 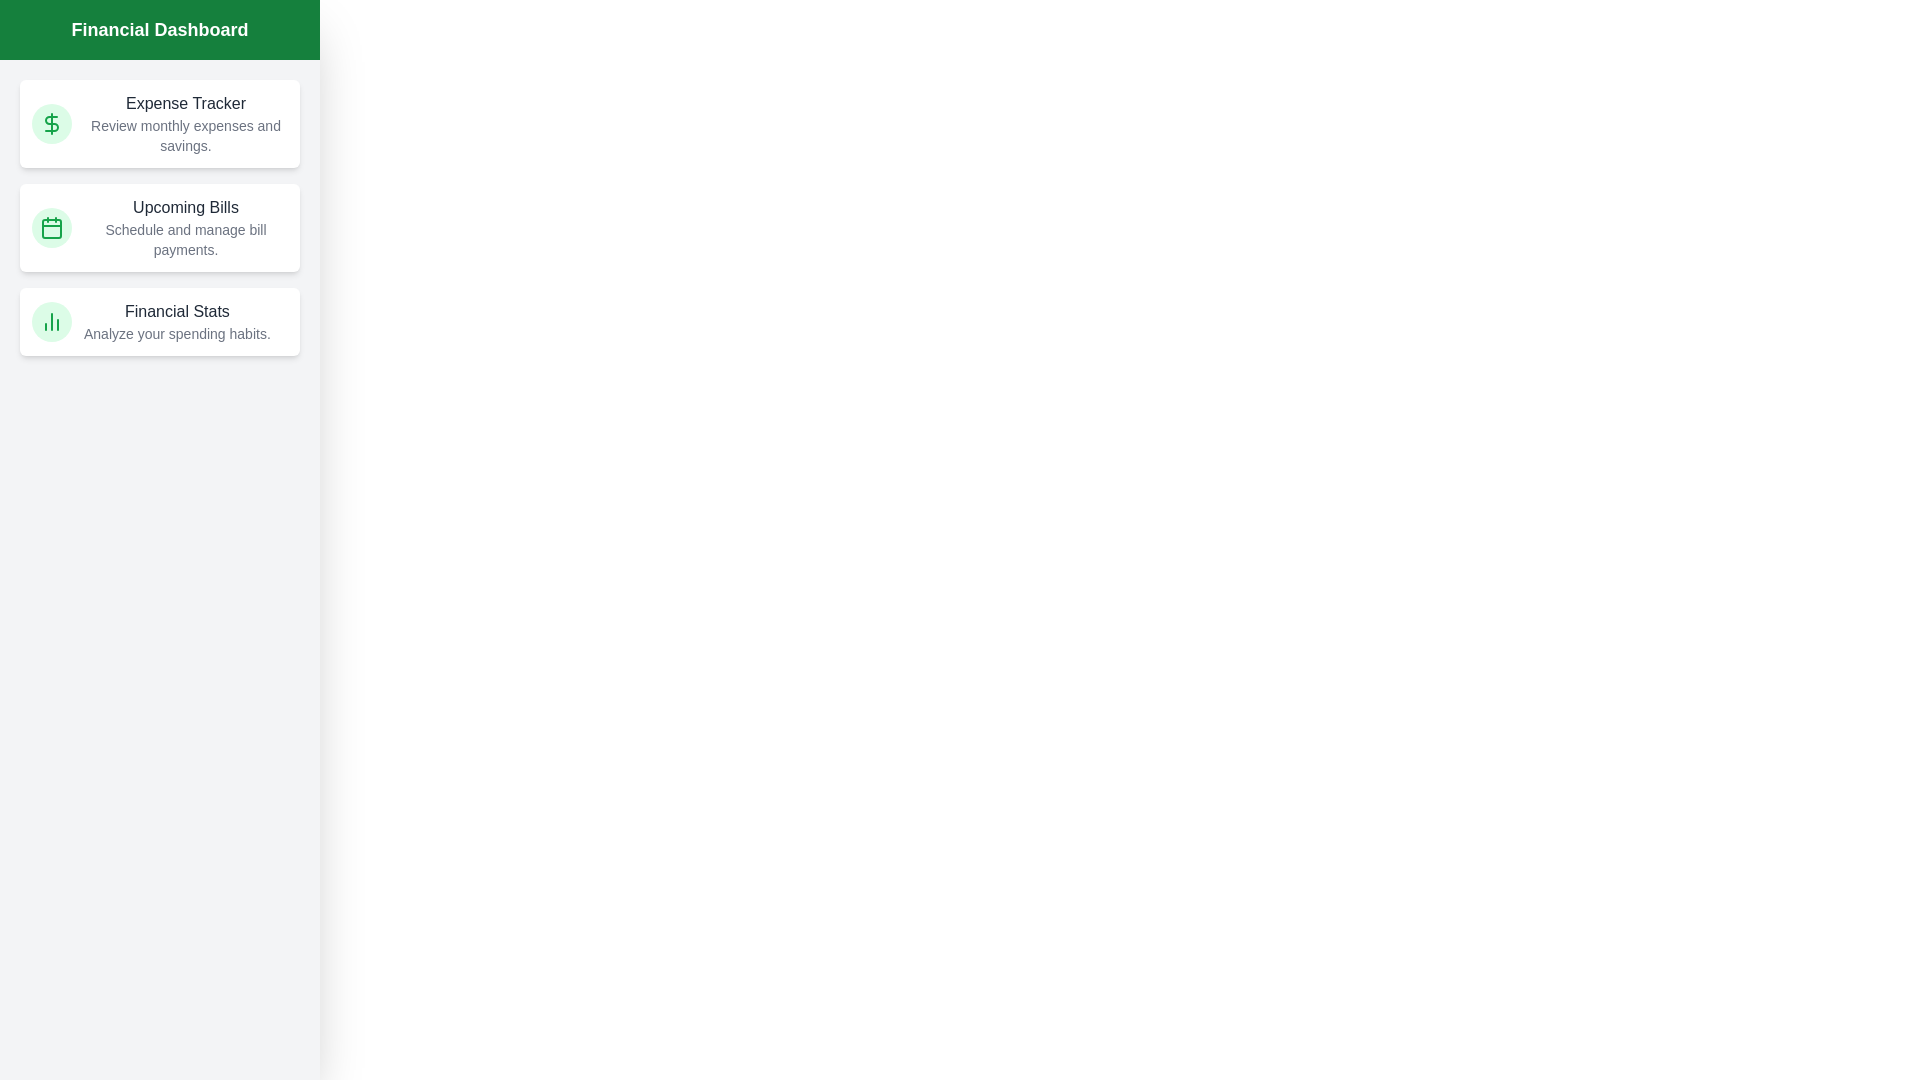 What do you see at coordinates (158, 226) in the screenshot?
I see `the item labeled Upcoming Bills` at bounding box center [158, 226].